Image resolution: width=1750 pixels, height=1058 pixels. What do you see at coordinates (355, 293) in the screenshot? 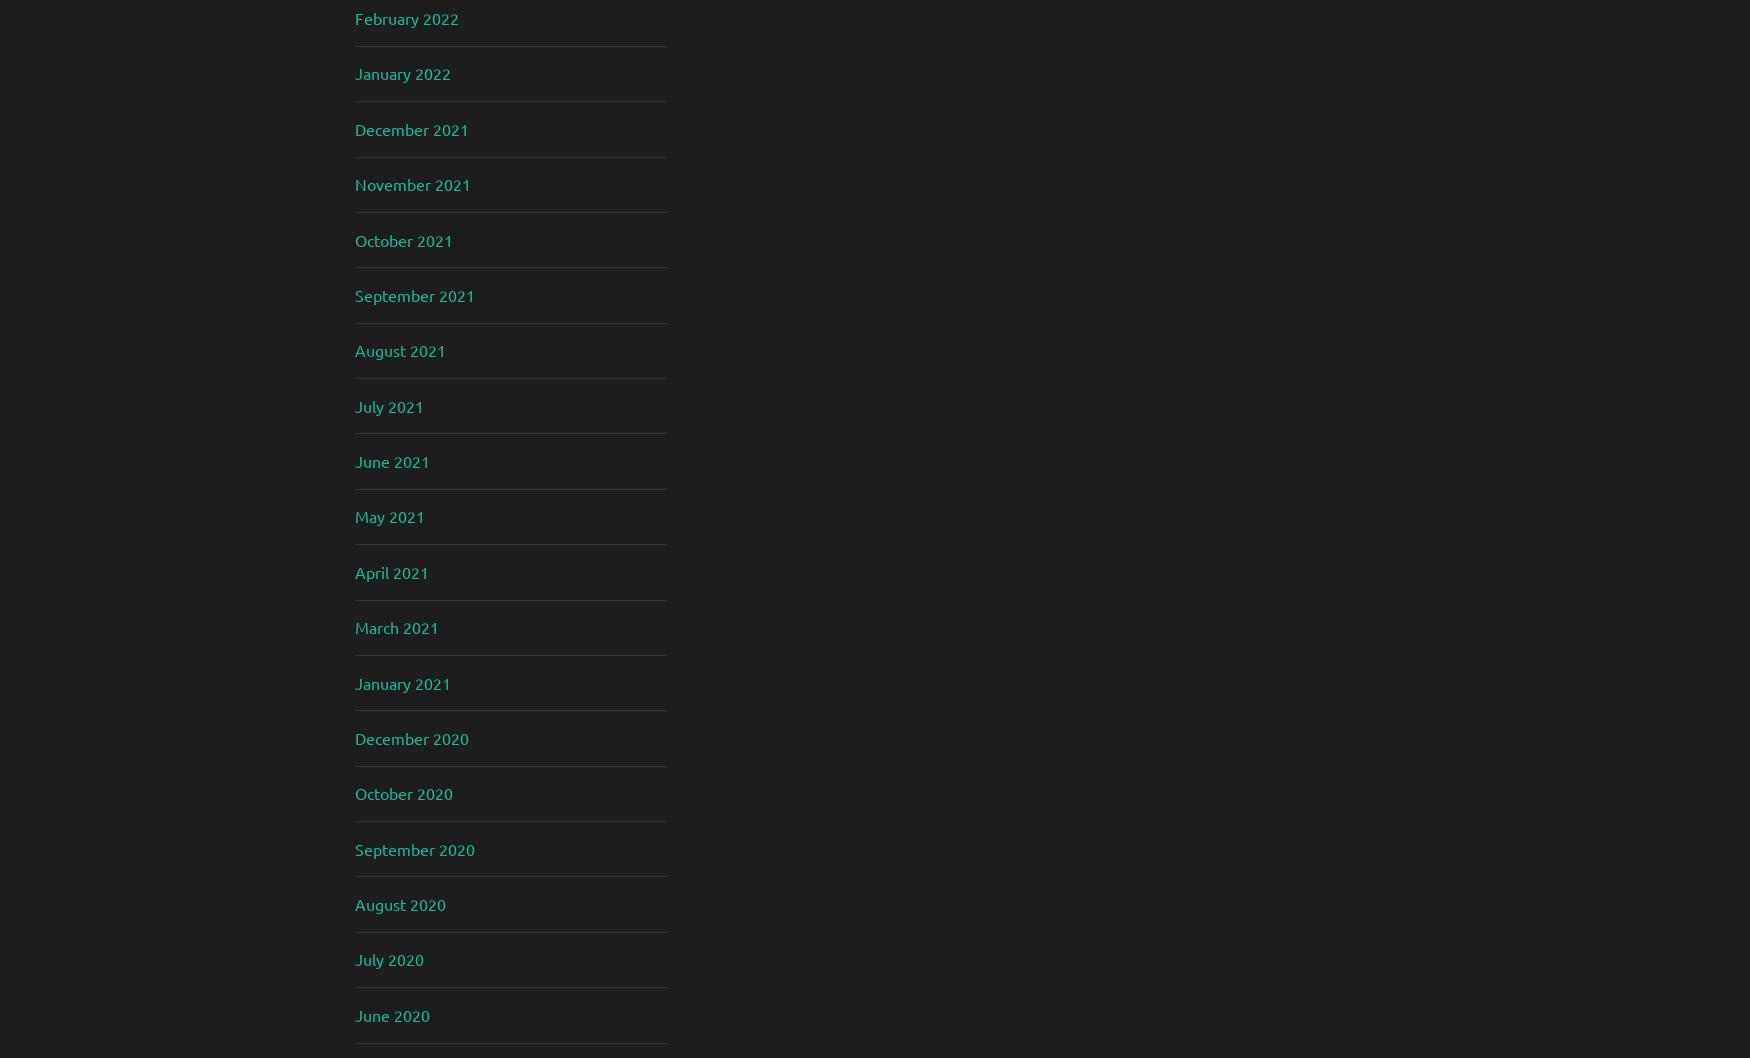
I see `'September 2021'` at bounding box center [355, 293].